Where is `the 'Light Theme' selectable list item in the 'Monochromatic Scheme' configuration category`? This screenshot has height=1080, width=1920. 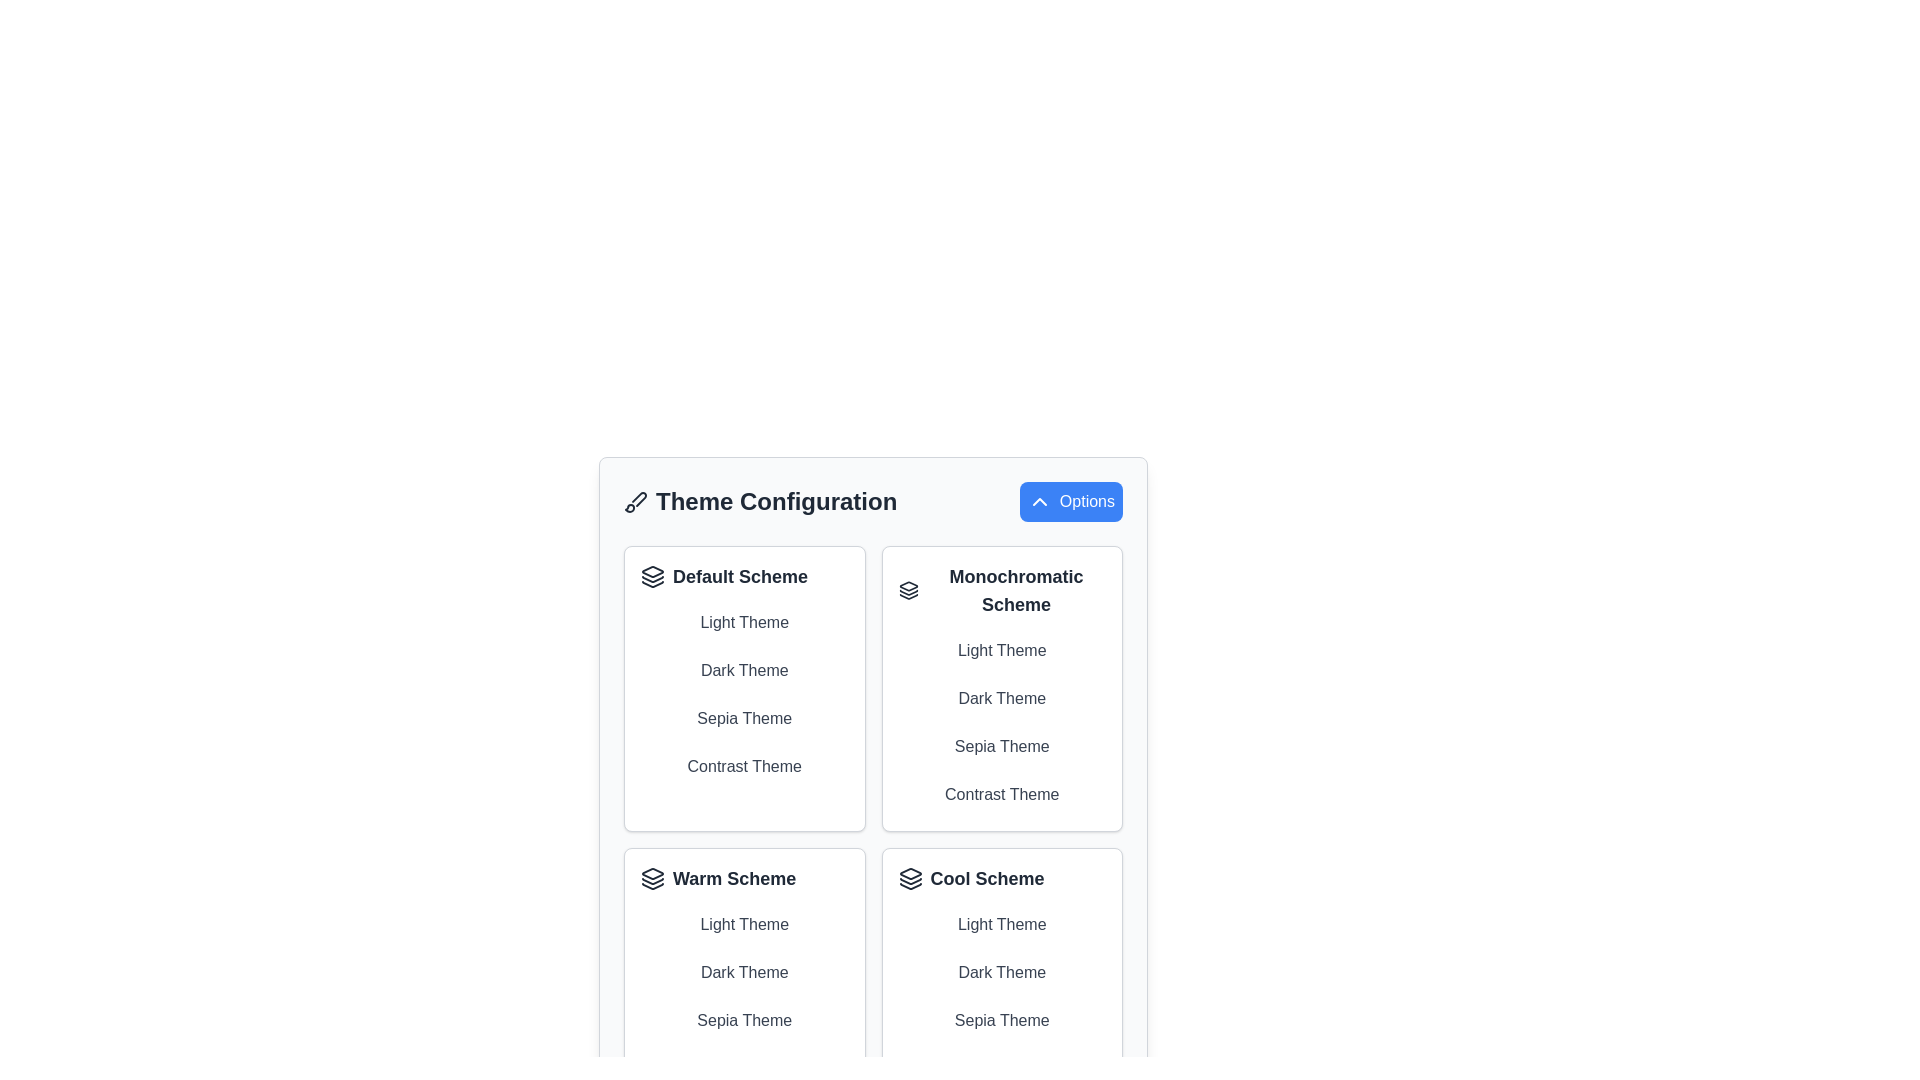
the 'Light Theme' selectable list item in the 'Monochromatic Scheme' configuration category is located at coordinates (1002, 651).